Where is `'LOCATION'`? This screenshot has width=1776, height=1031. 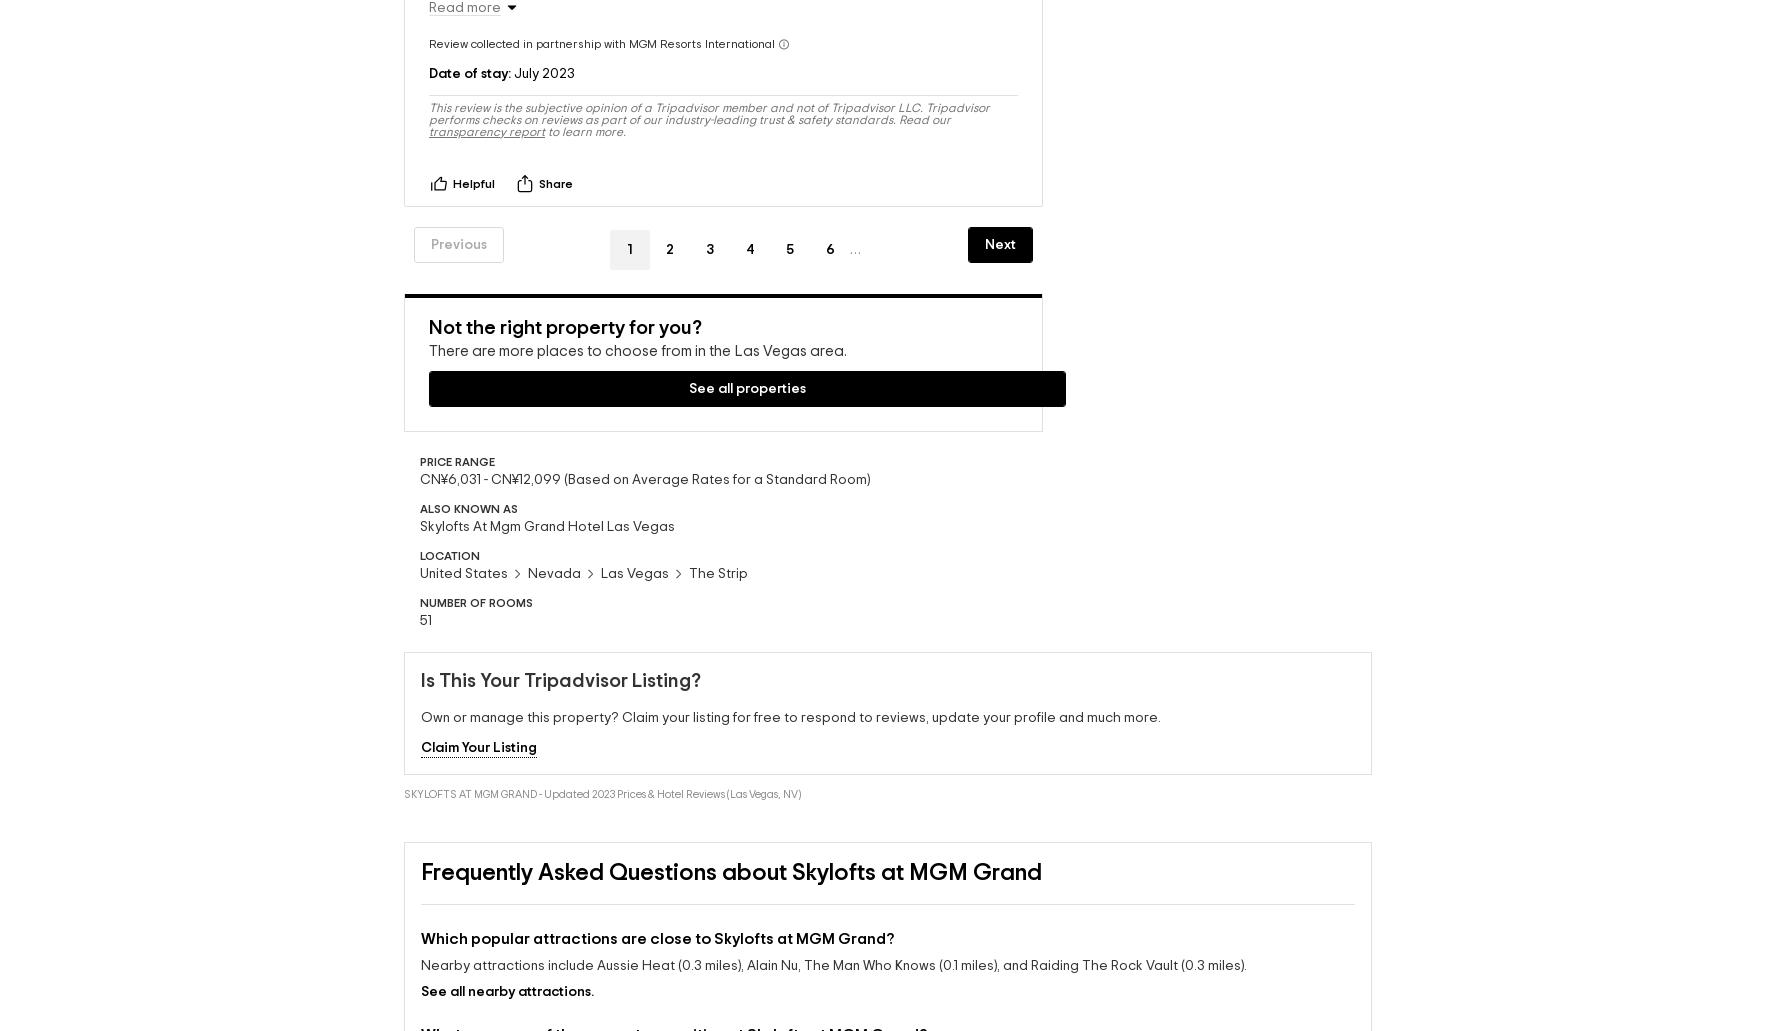 'LOCATION' is located at coordinates (449, 536).